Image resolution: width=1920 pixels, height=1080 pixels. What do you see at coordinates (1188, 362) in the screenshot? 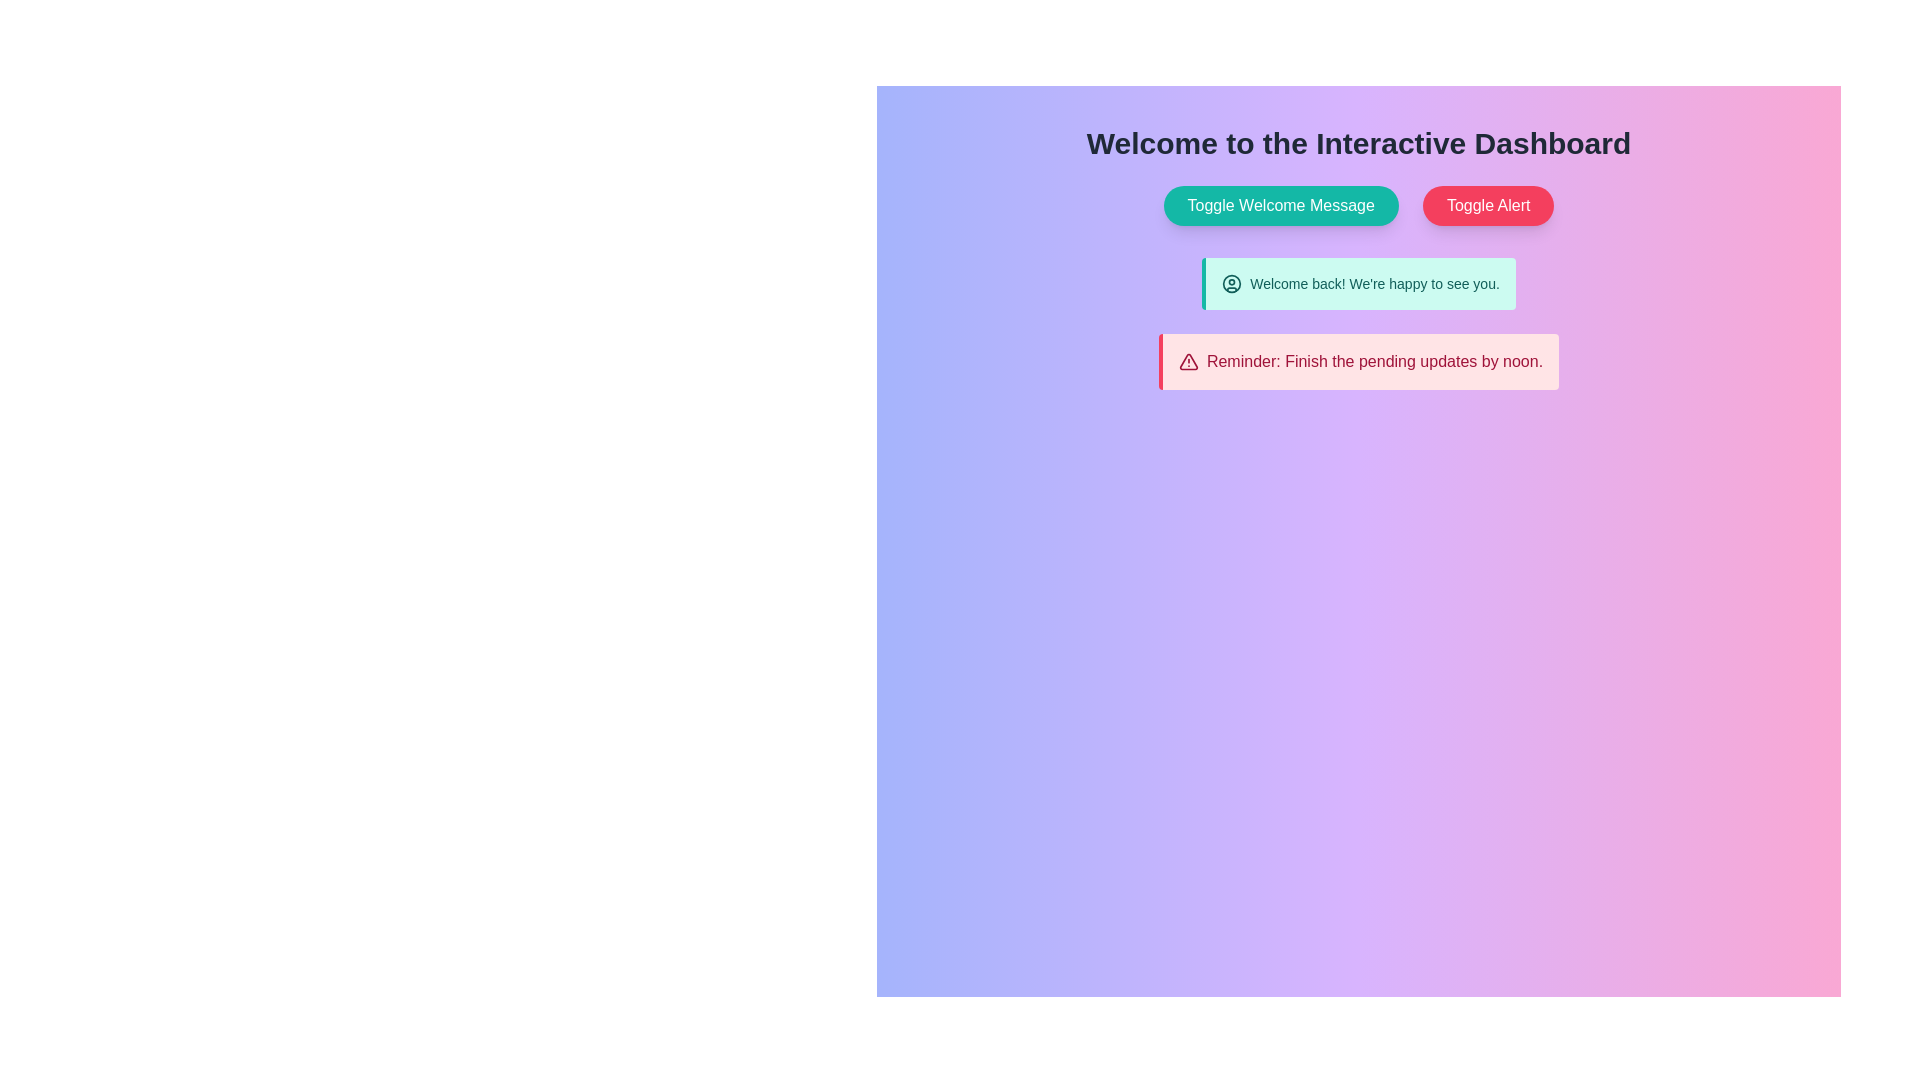
I see `the alert icon, which is the leftmost component of the alert message panel with a pink background and red border, indicating a reminder to finish pending updates by noon` at bounding box center [1188, 362].